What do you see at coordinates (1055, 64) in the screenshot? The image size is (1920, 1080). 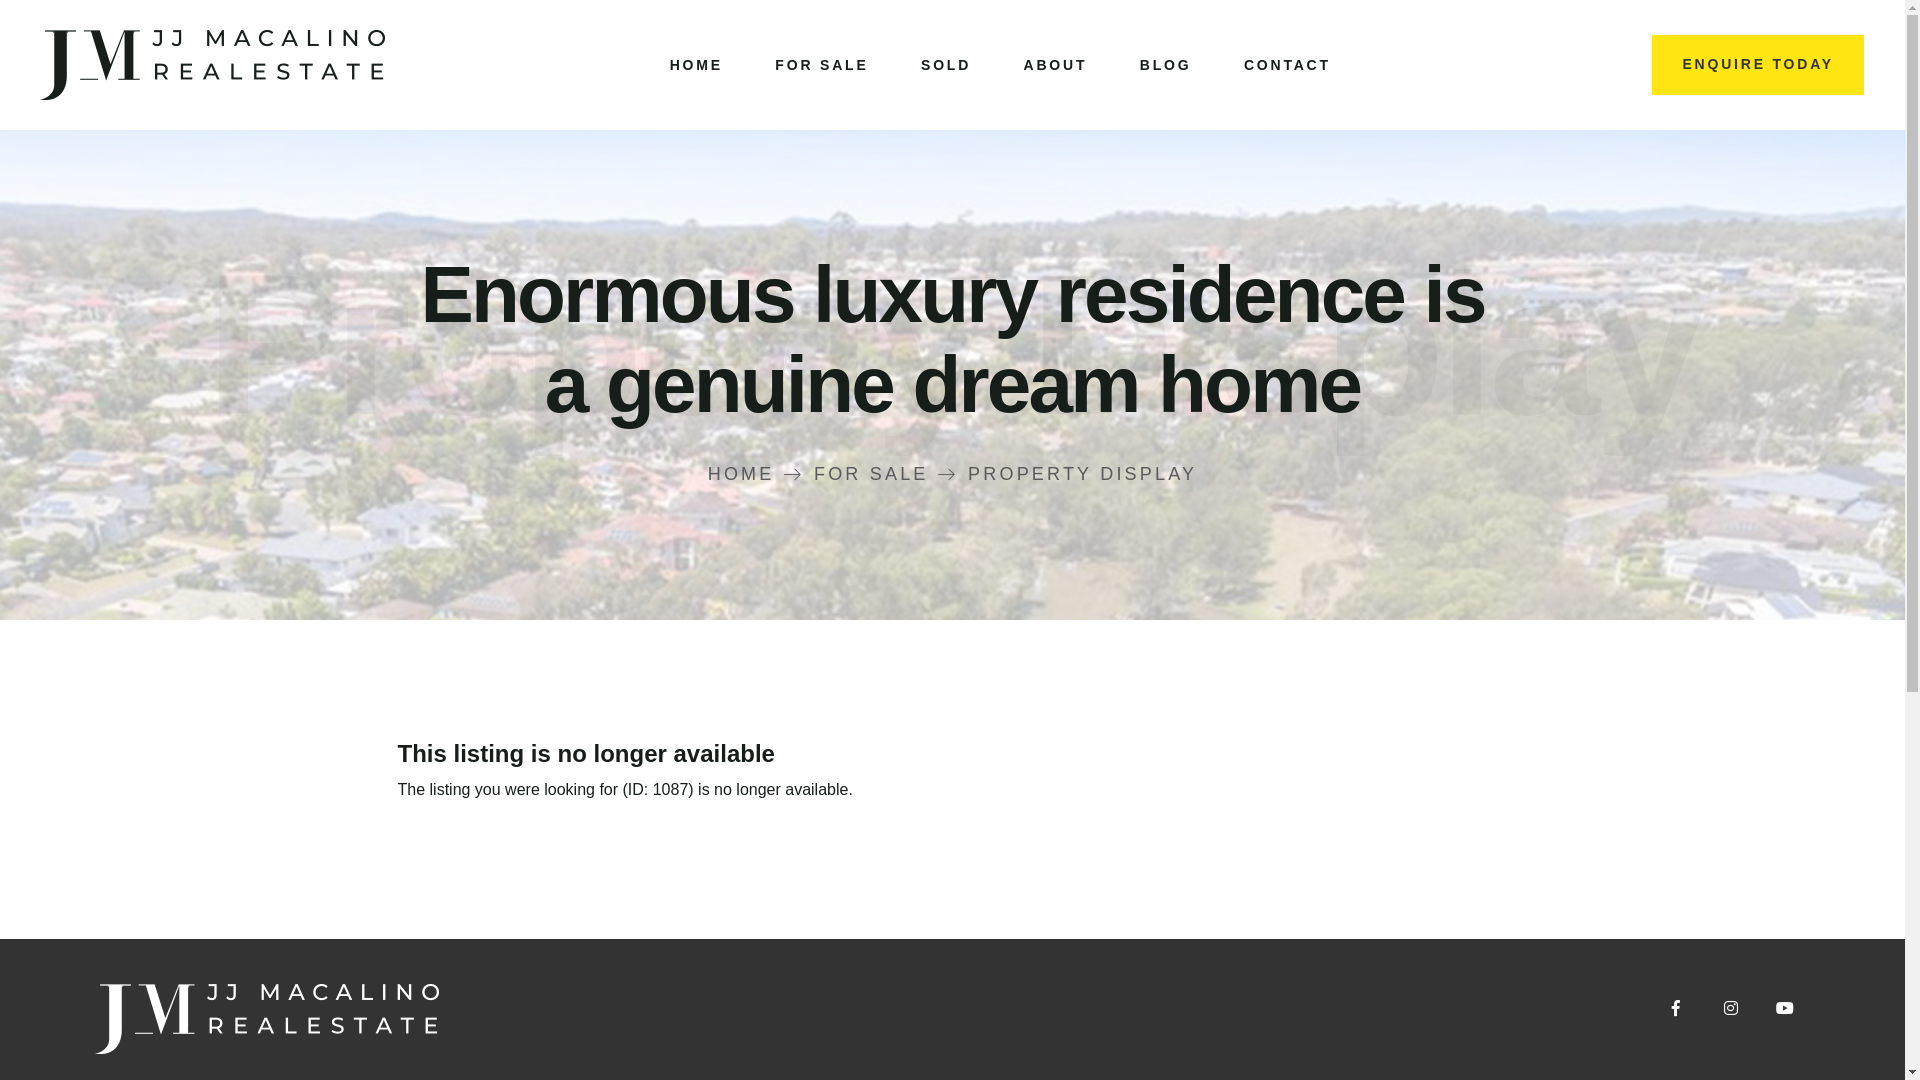 I see `'ABOUT'` at bounding box center [1055, 64].